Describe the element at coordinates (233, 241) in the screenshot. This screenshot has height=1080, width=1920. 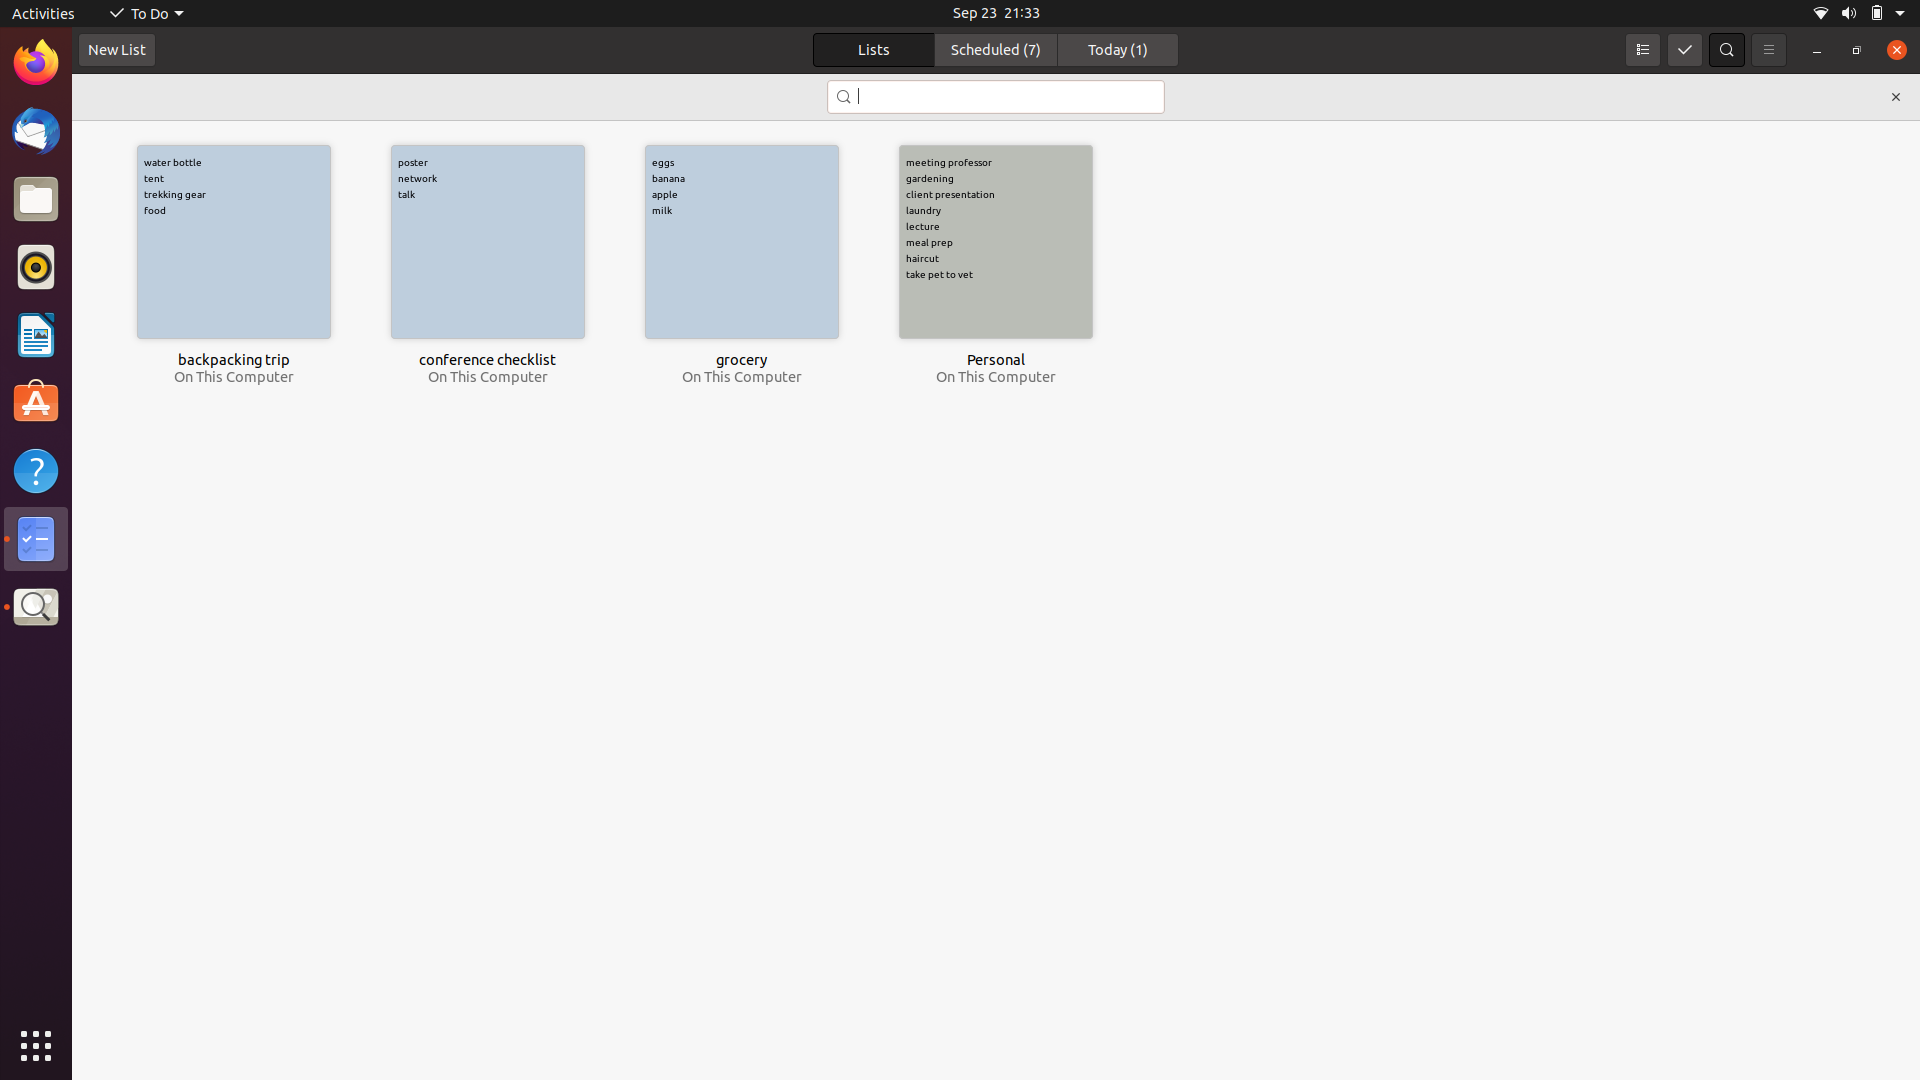
I see `the task list named backpacking trip` at that location.